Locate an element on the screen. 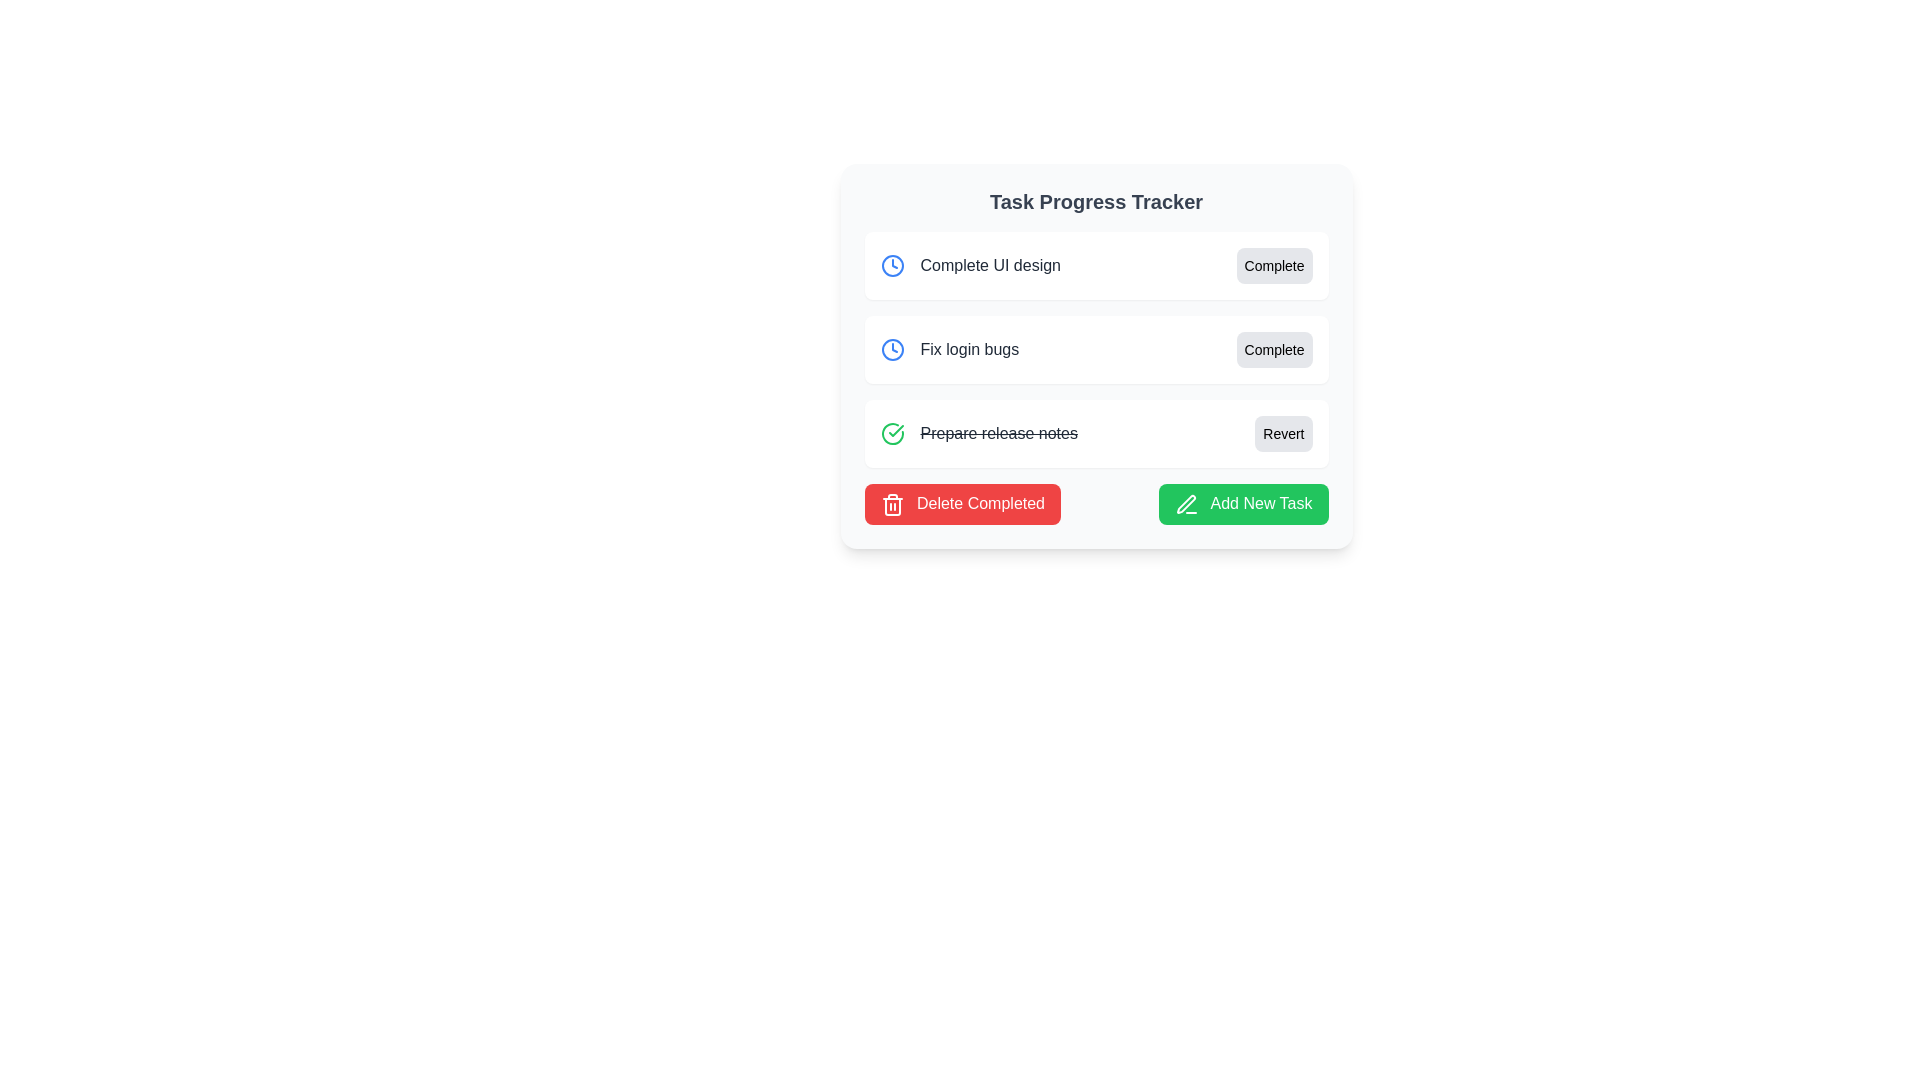 This screenshot has width=1920, height=1080. the text label displaying 'Complete UI design', which is styled with a gray font color and located in the first task row of the task tracker UI, between a clock icon and a 'Complete' button is located at coordinates (990, 265).